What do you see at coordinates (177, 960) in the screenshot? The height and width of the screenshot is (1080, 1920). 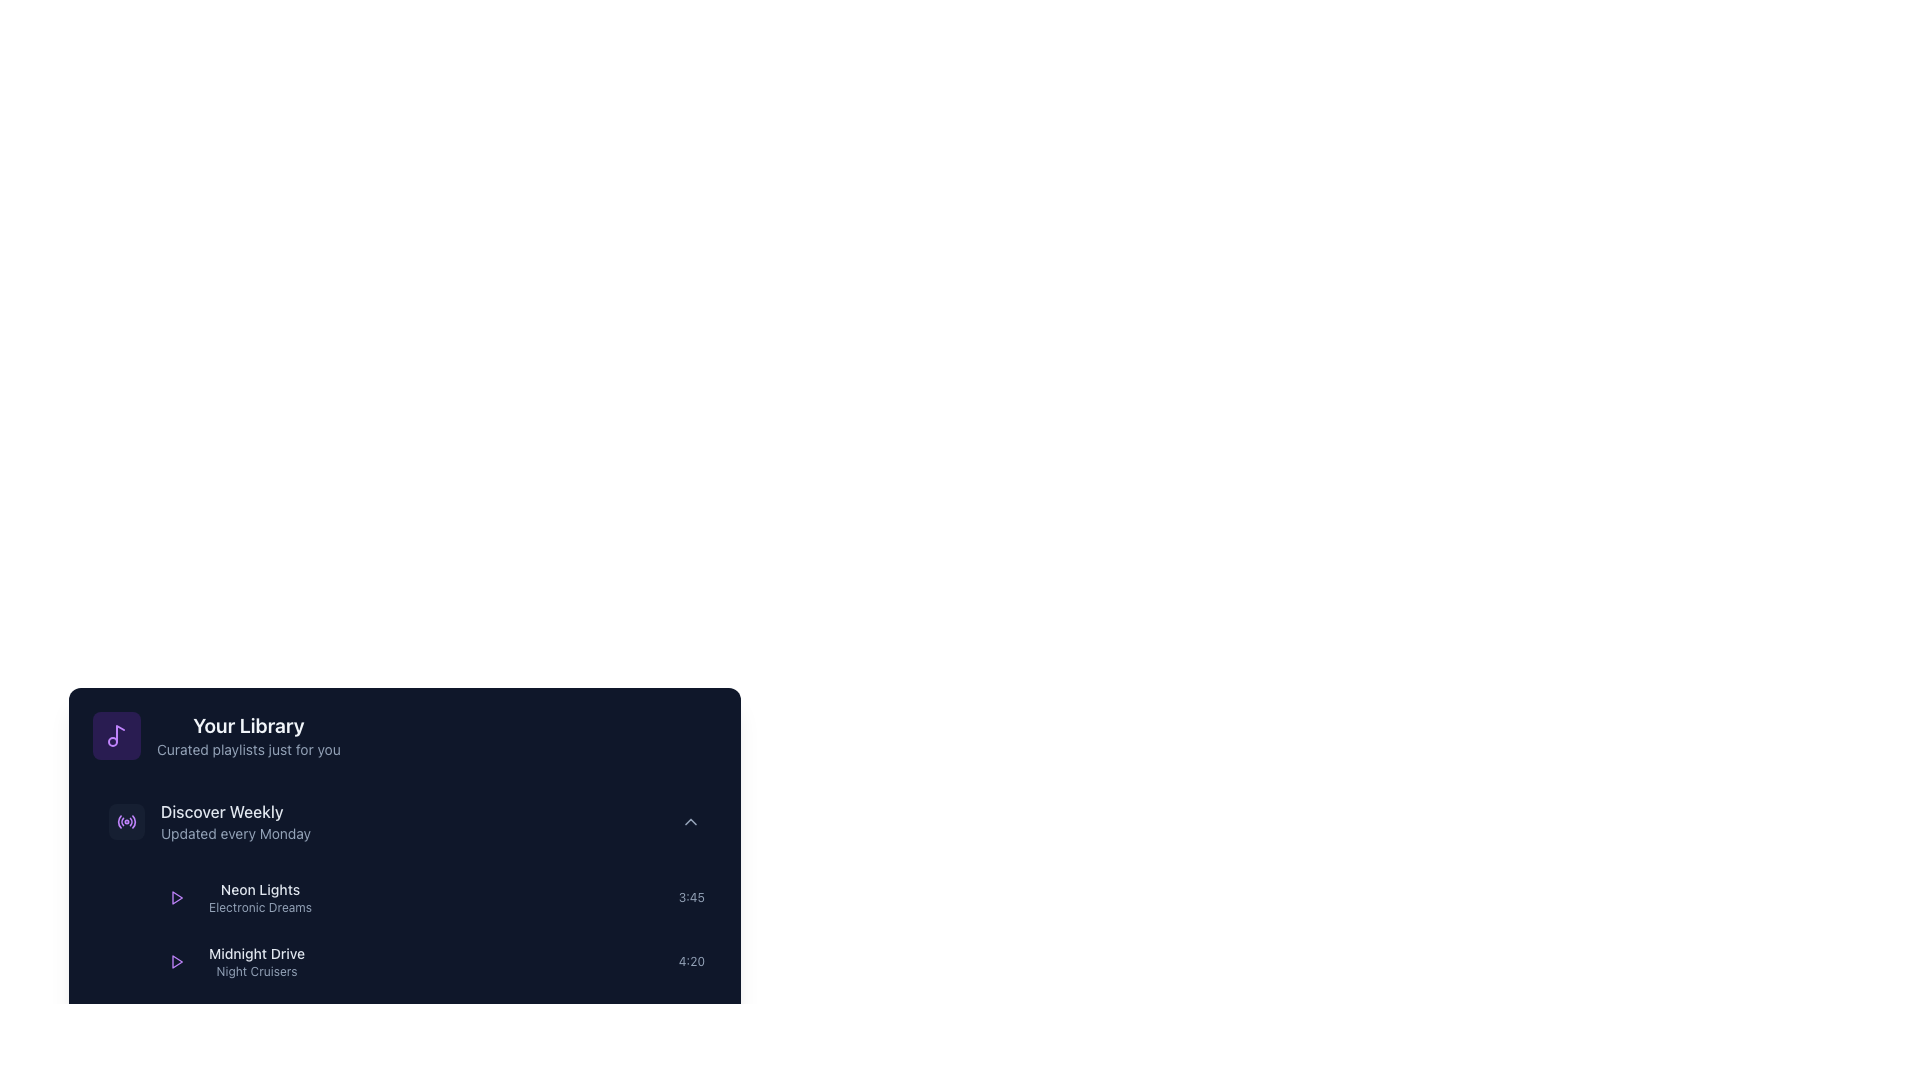 I see `the play button located to the left of the text 'Midnight Drive'` at bounding box center [177, 960].